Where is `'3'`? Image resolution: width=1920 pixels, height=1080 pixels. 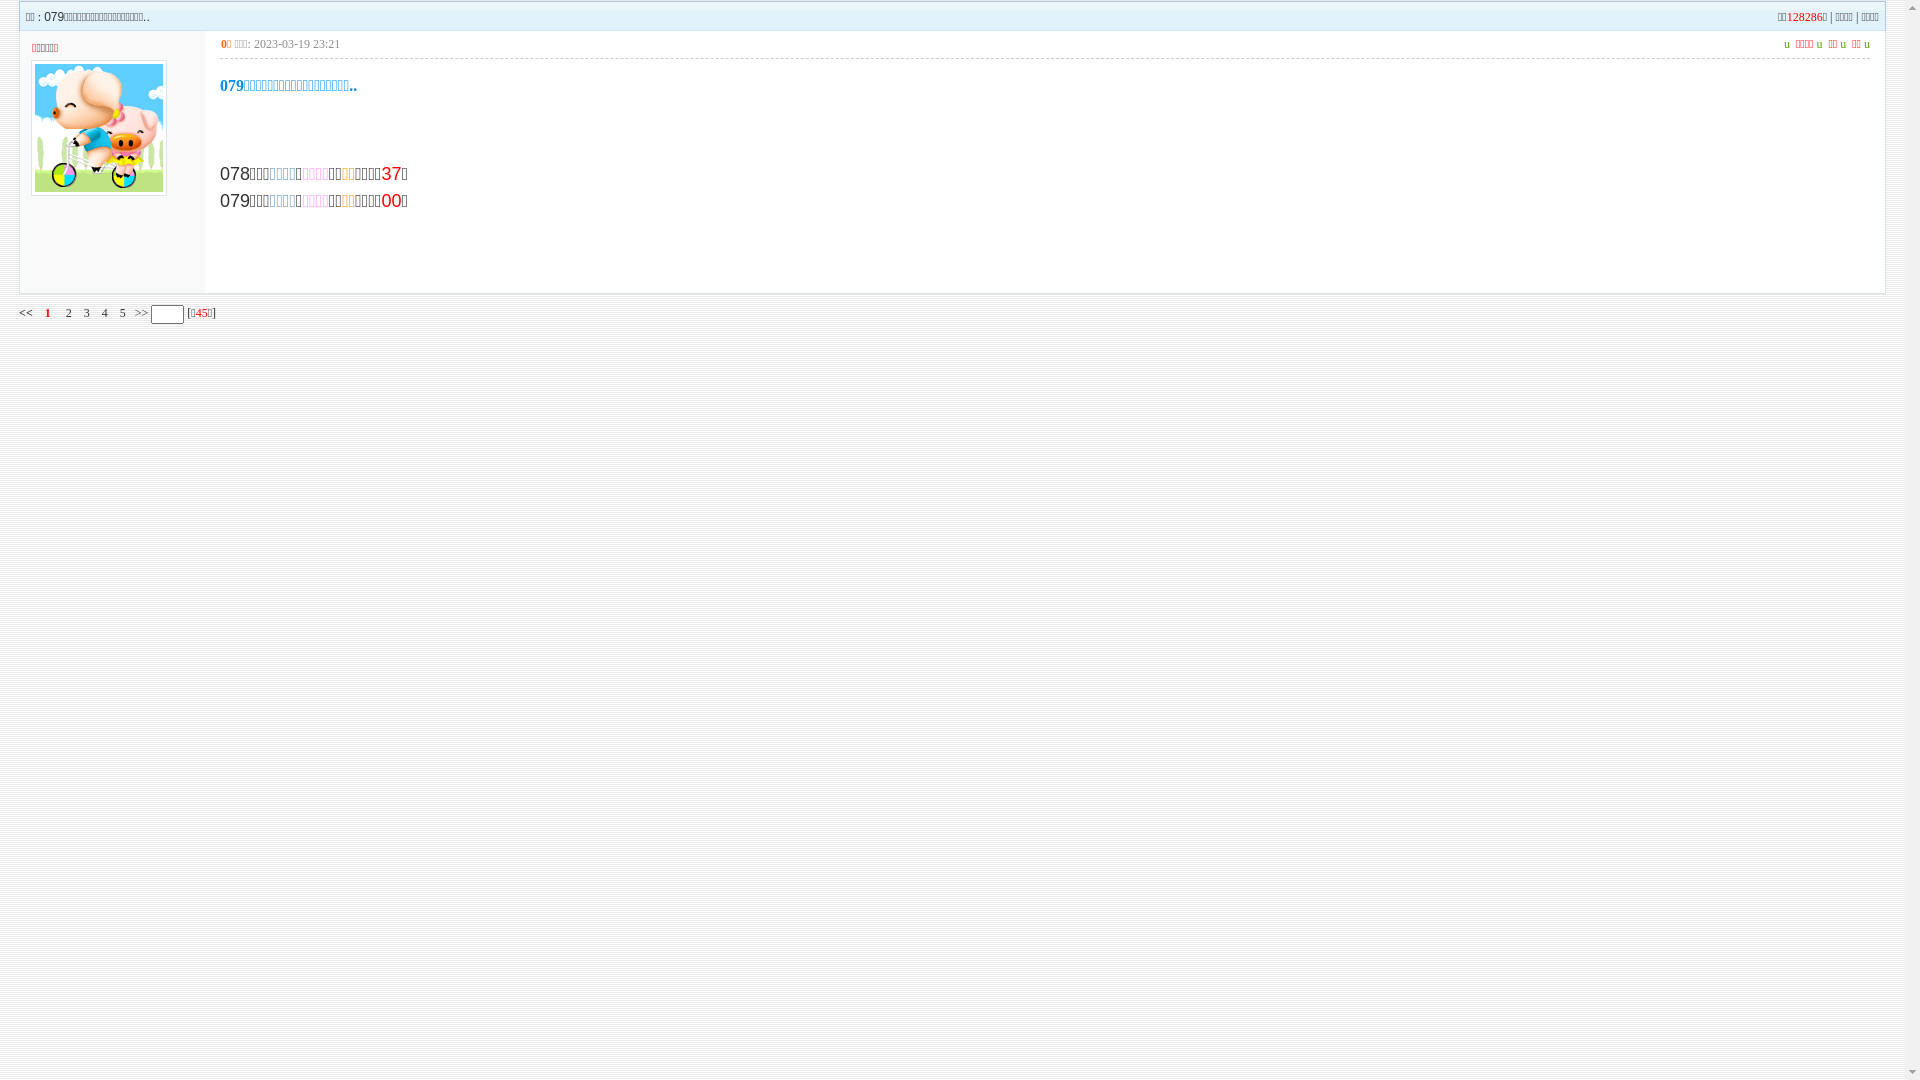 '3' is located at coordinates (85, 312).